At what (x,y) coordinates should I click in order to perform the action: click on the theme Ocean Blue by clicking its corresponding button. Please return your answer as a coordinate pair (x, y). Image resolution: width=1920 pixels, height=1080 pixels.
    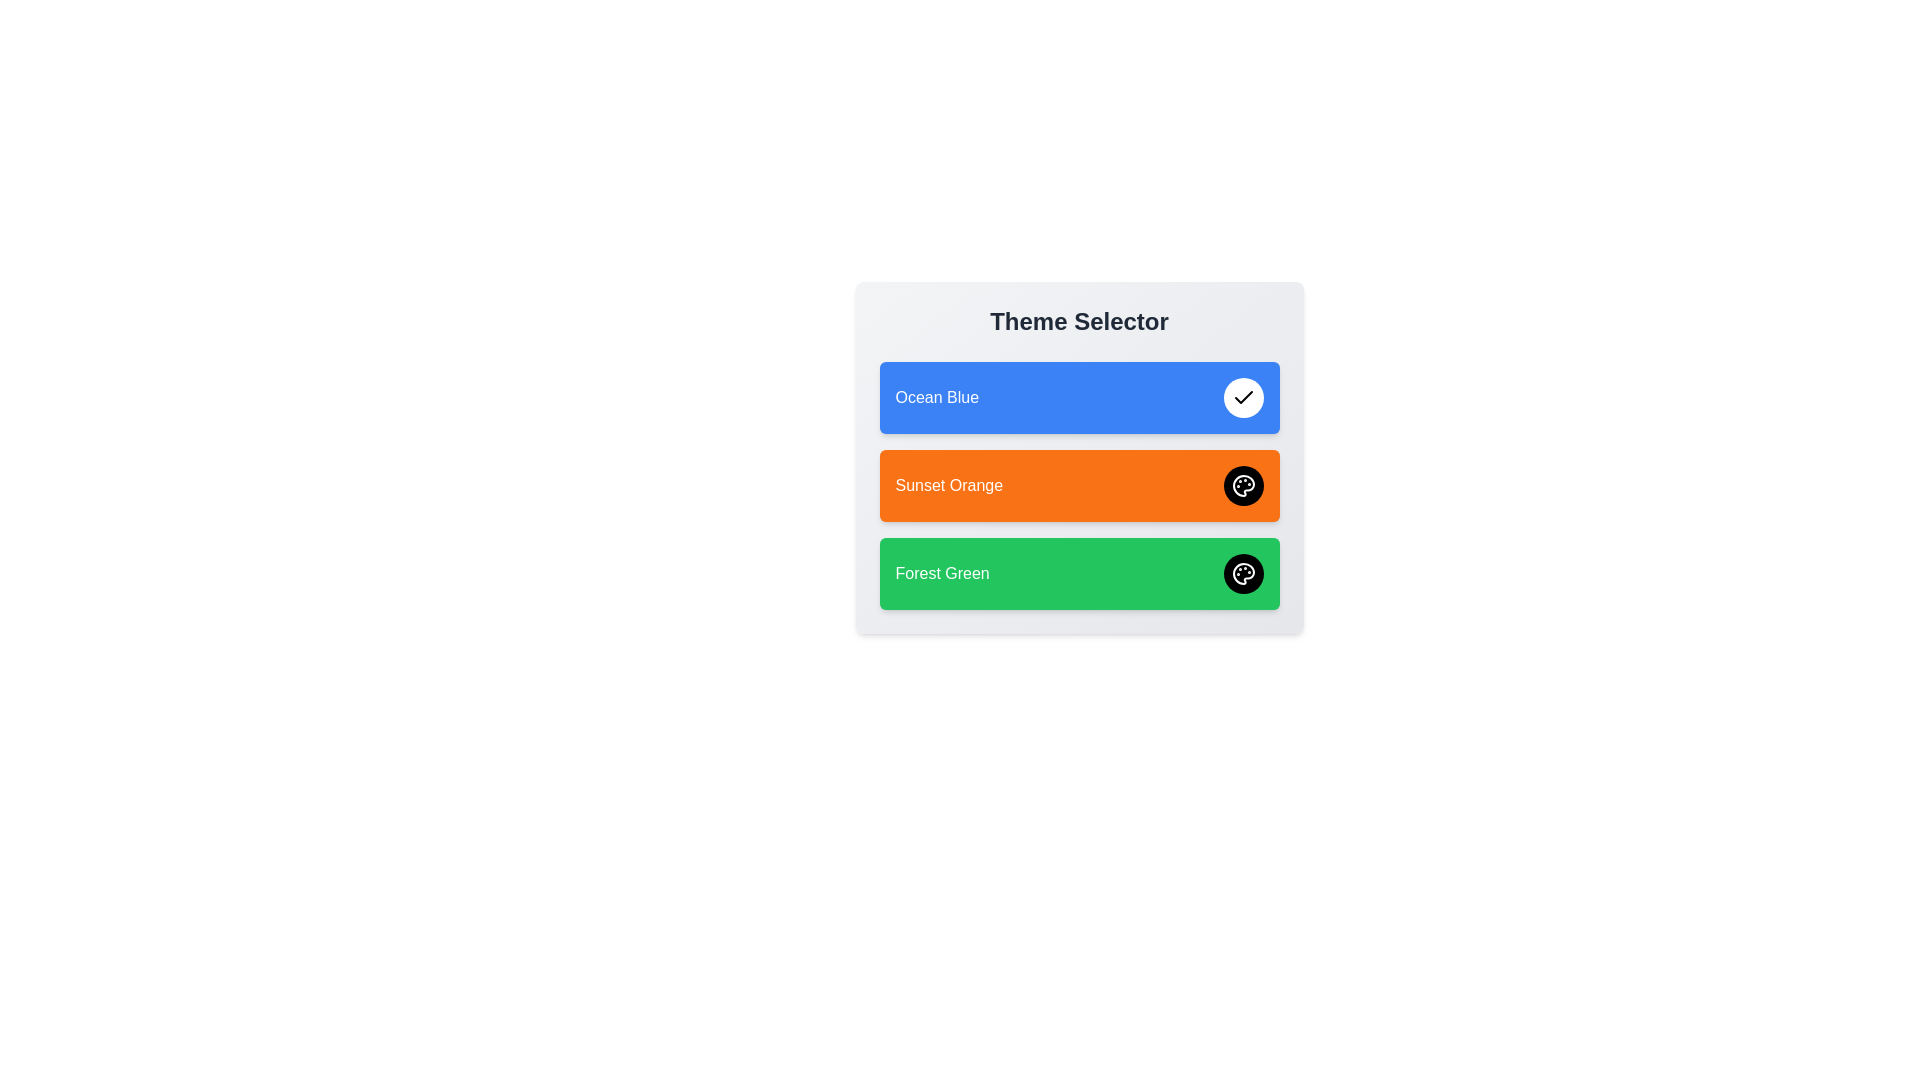
    Looking at the image, I should click on (1242, 397).